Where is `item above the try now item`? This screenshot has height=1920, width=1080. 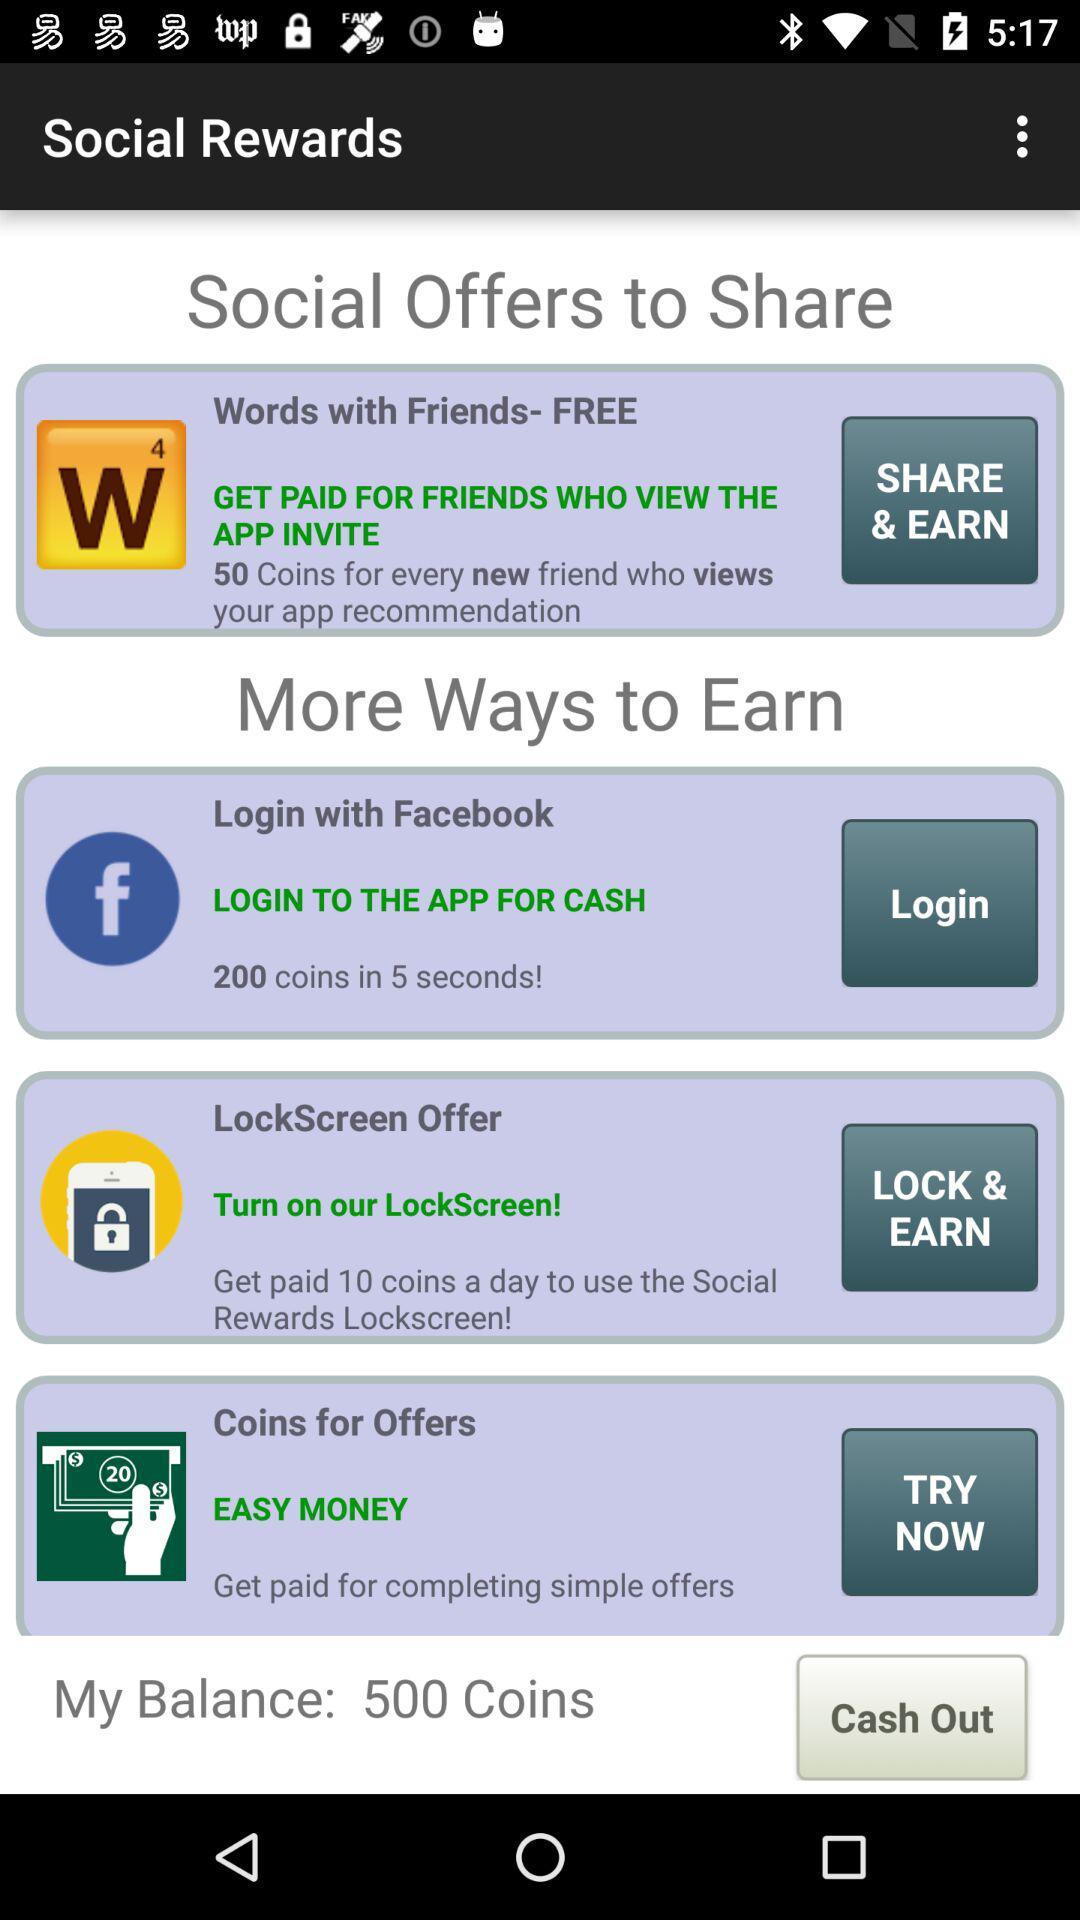
item above the try now item is located at coordinates (939, 1206).